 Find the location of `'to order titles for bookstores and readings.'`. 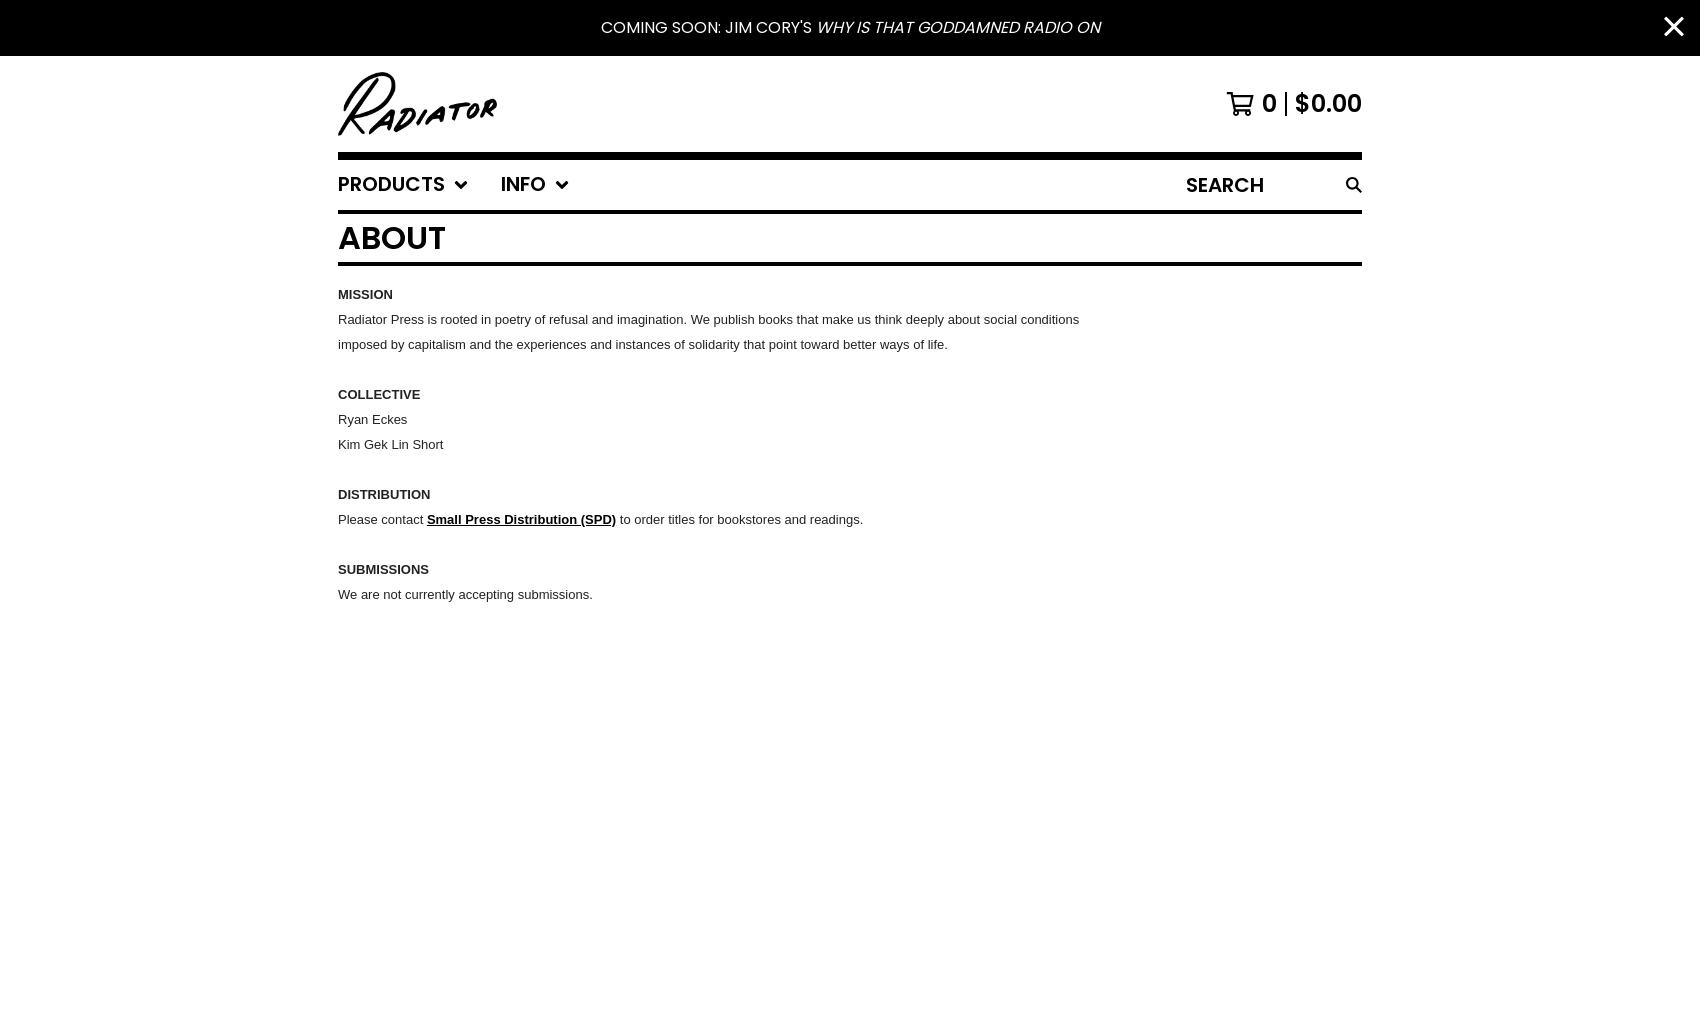

'to order titles for bookstores and readings.' is located at coordinates (739, 519).